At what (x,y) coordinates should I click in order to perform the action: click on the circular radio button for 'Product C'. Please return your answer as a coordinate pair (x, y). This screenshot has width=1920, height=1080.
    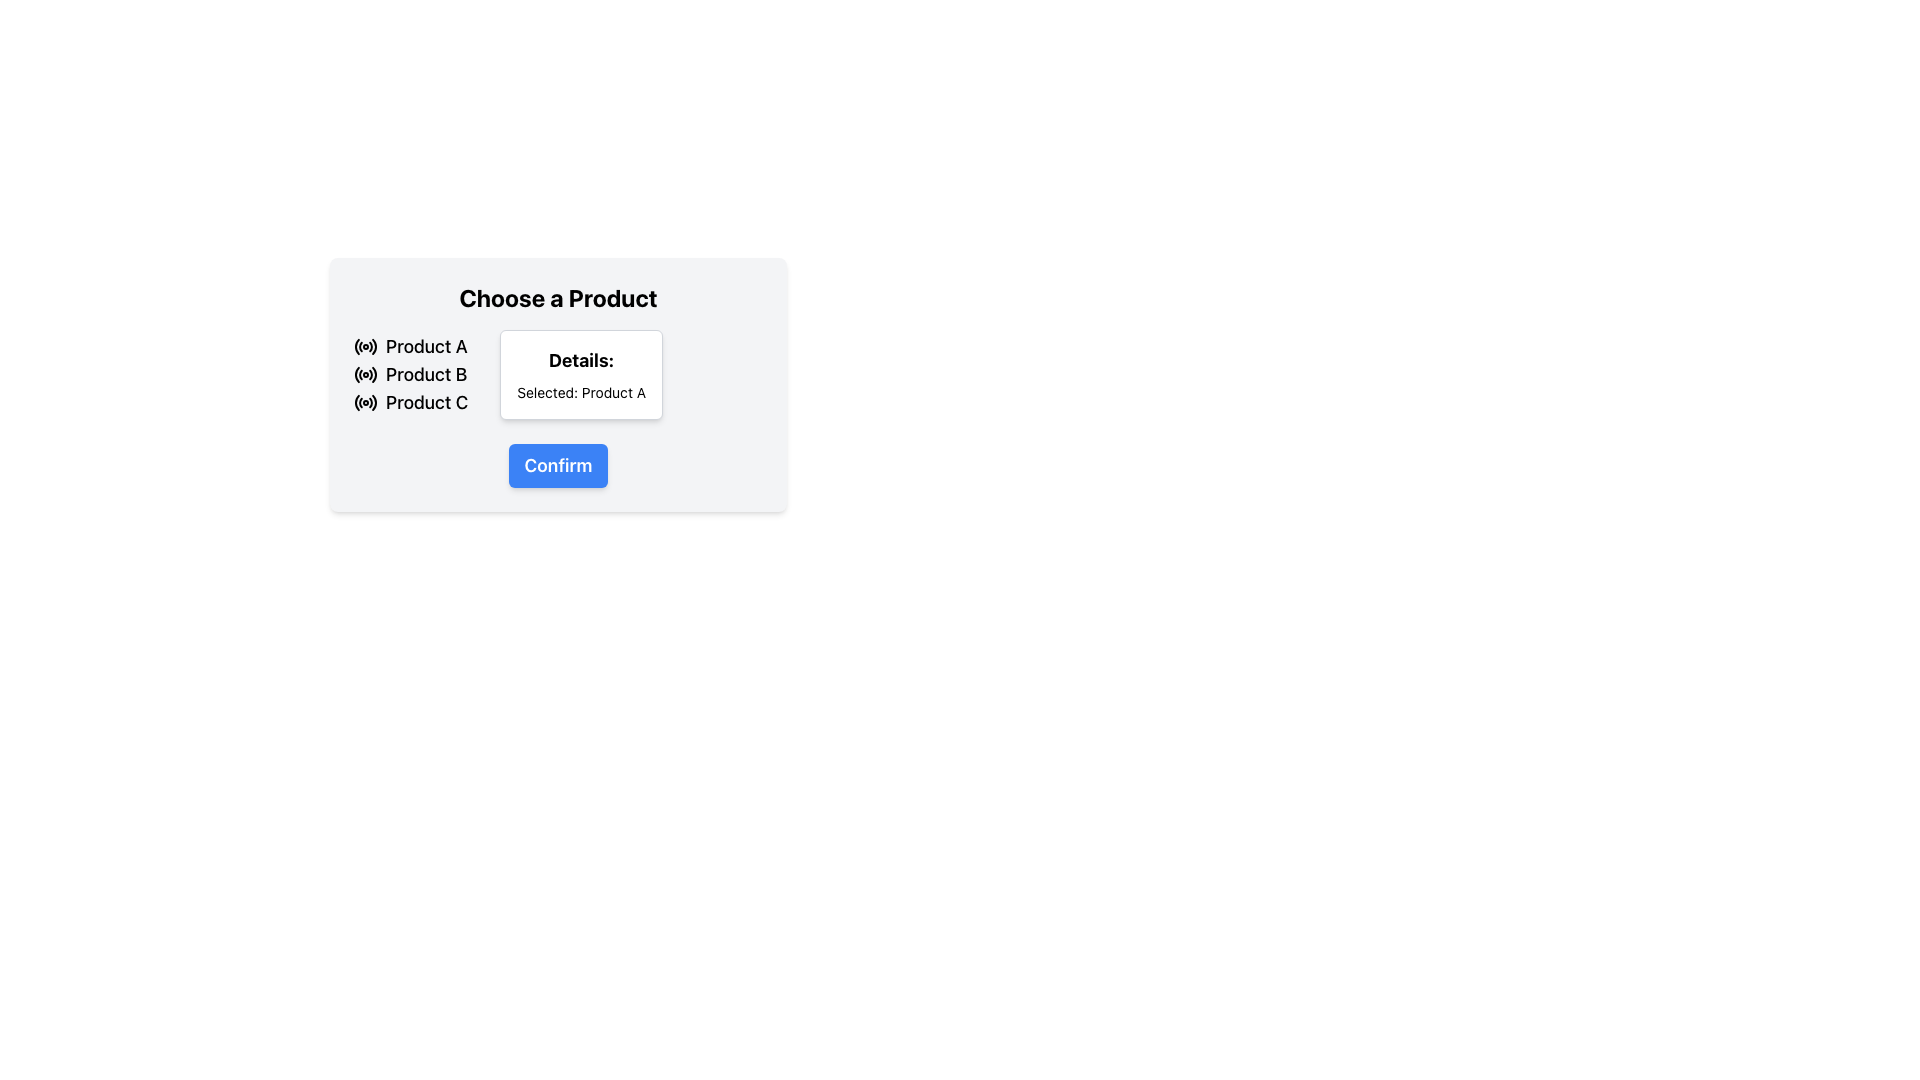
    Looking at the image, I should click on (365, 402).